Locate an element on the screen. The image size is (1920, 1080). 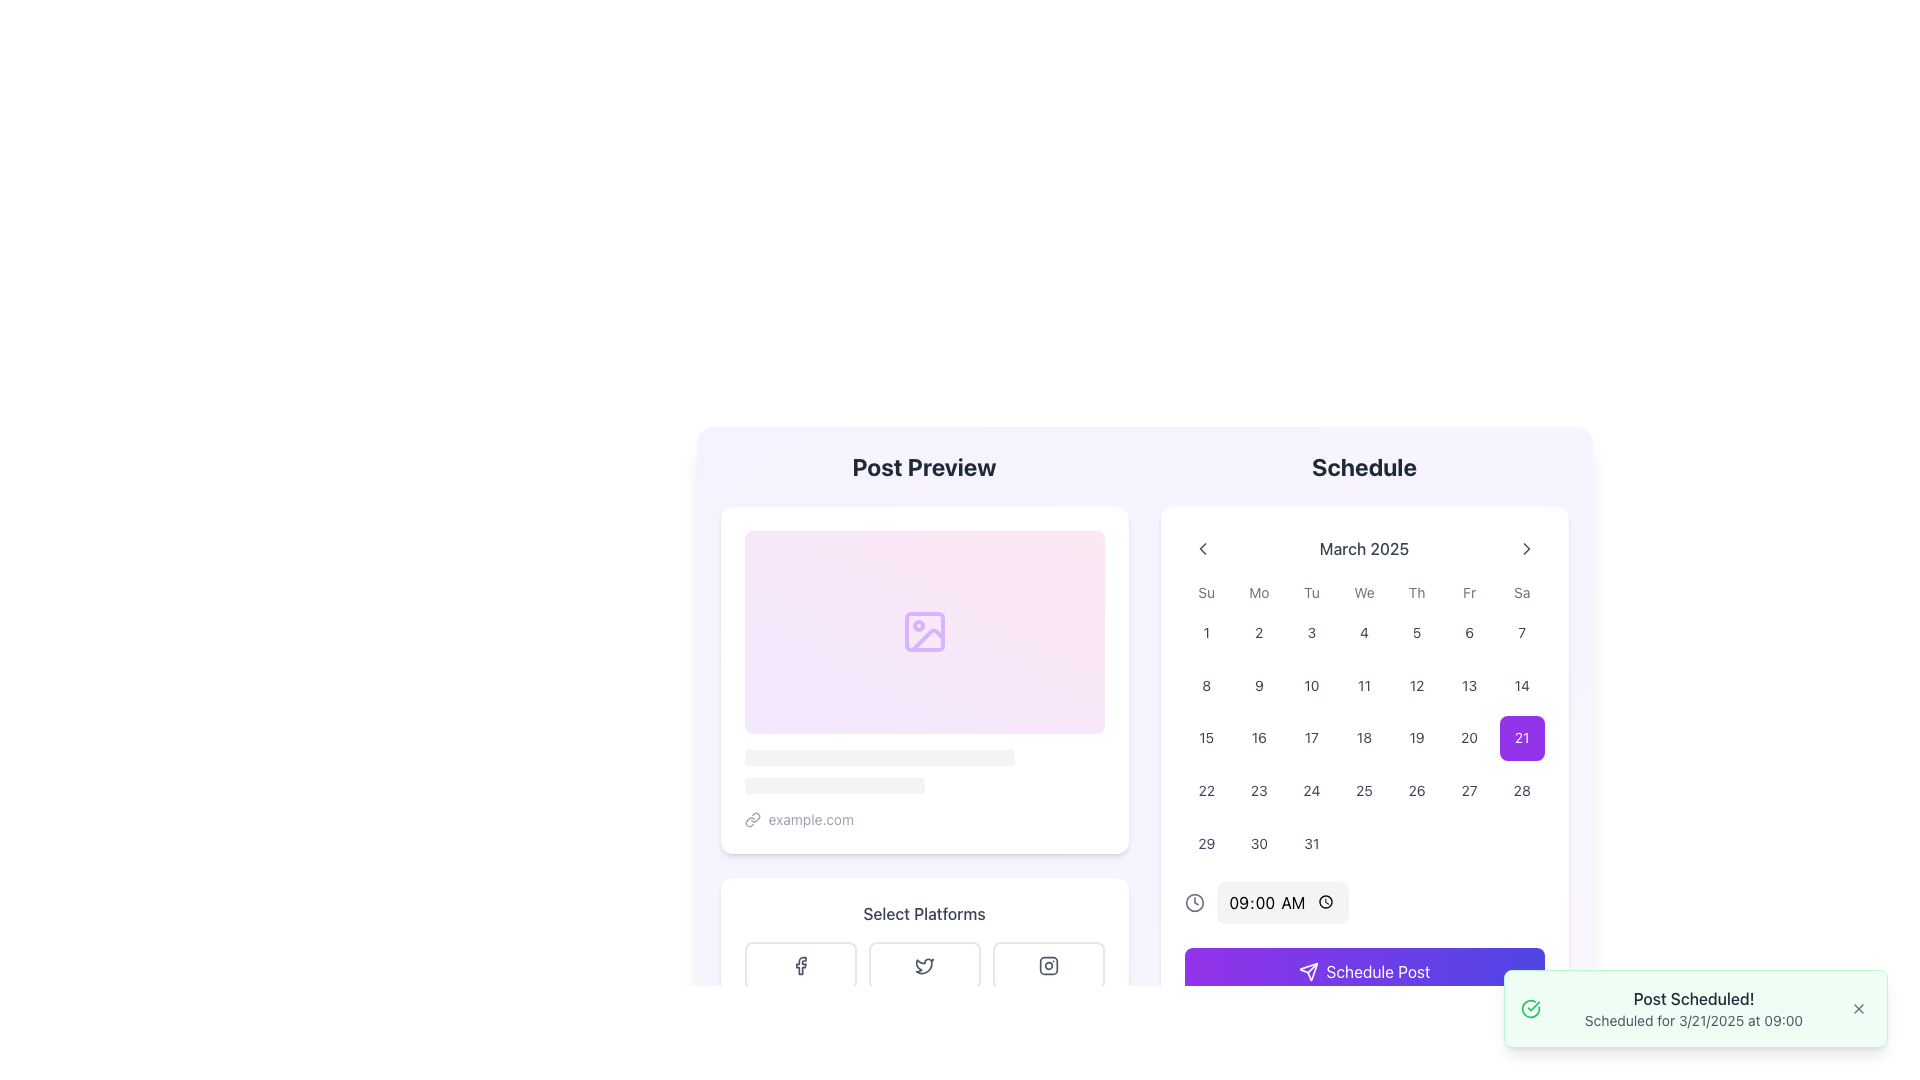
the calendar button displaying the date '23' in the 4th column and 4th row of the March 2025 calendar grid is located at coordinates (1258, 789).